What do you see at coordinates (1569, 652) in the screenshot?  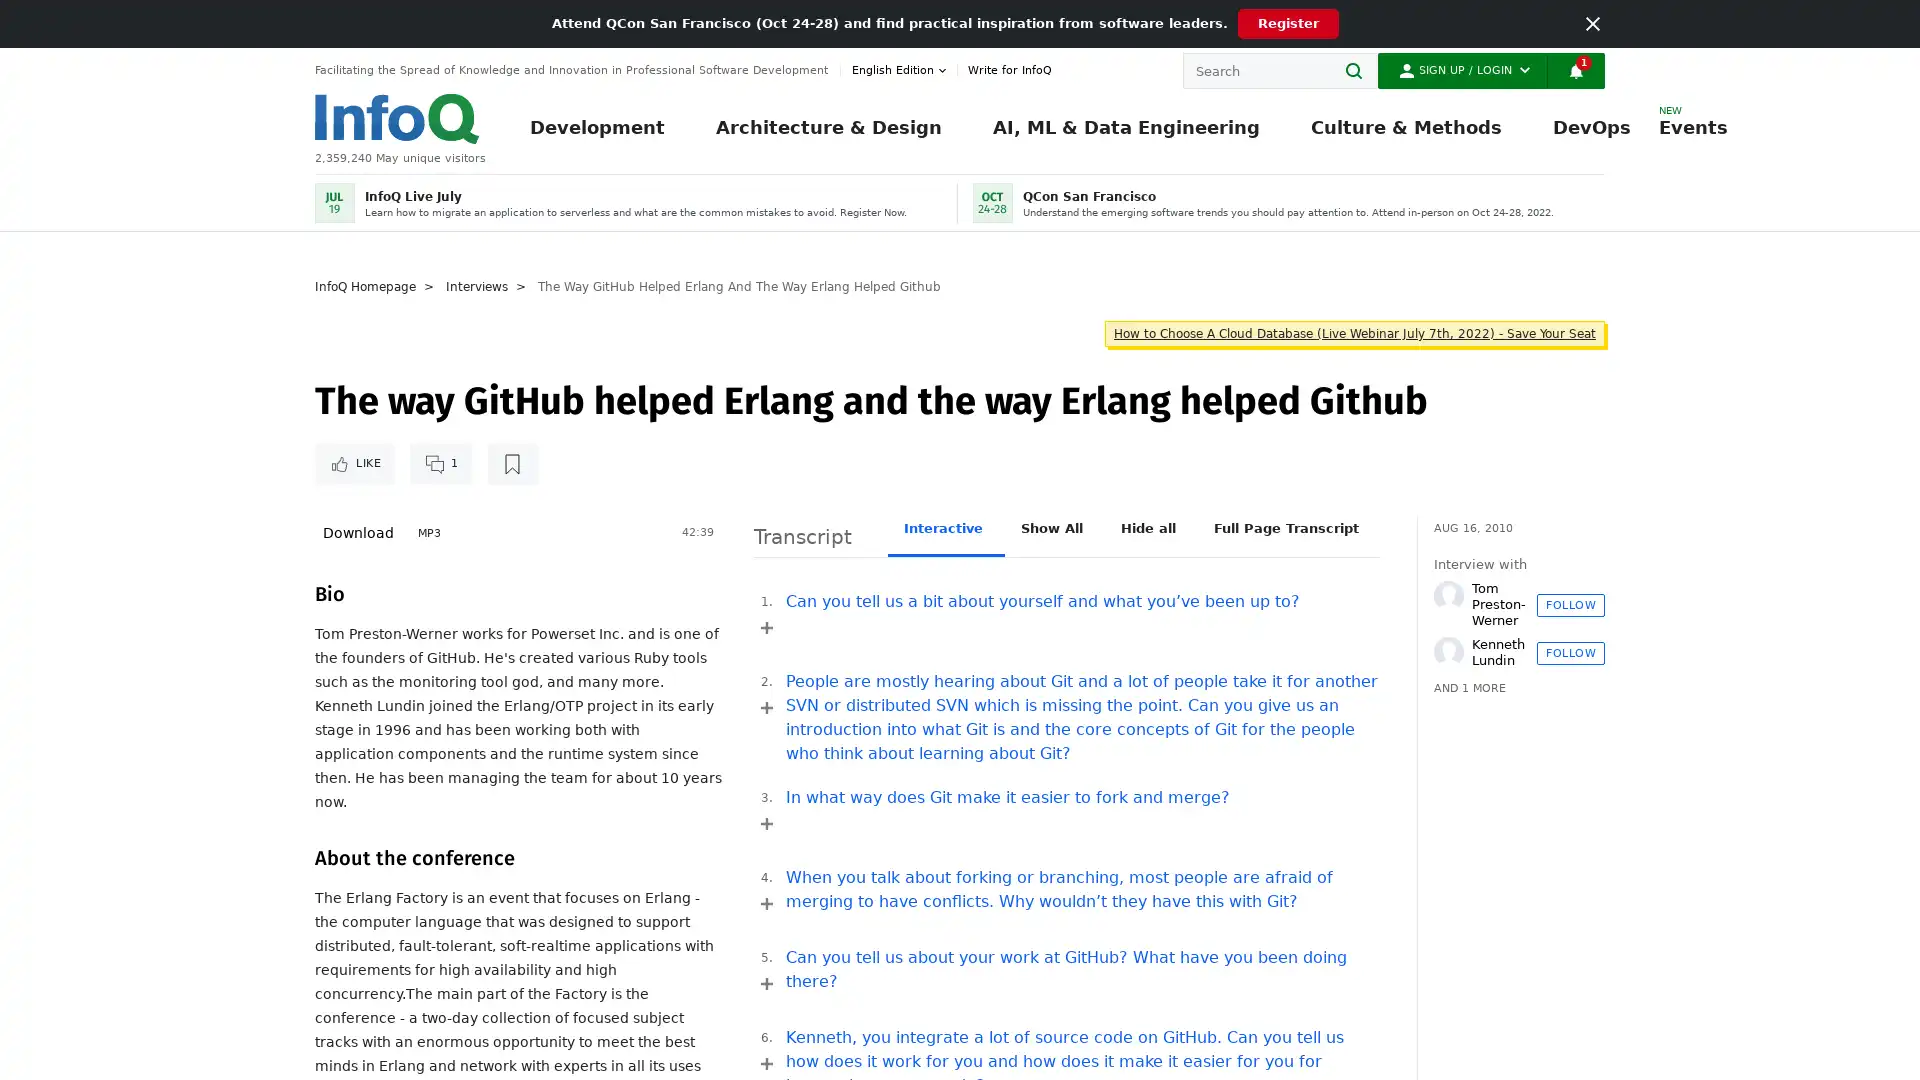 I see `Follow` at bounding box center [1569, 652].